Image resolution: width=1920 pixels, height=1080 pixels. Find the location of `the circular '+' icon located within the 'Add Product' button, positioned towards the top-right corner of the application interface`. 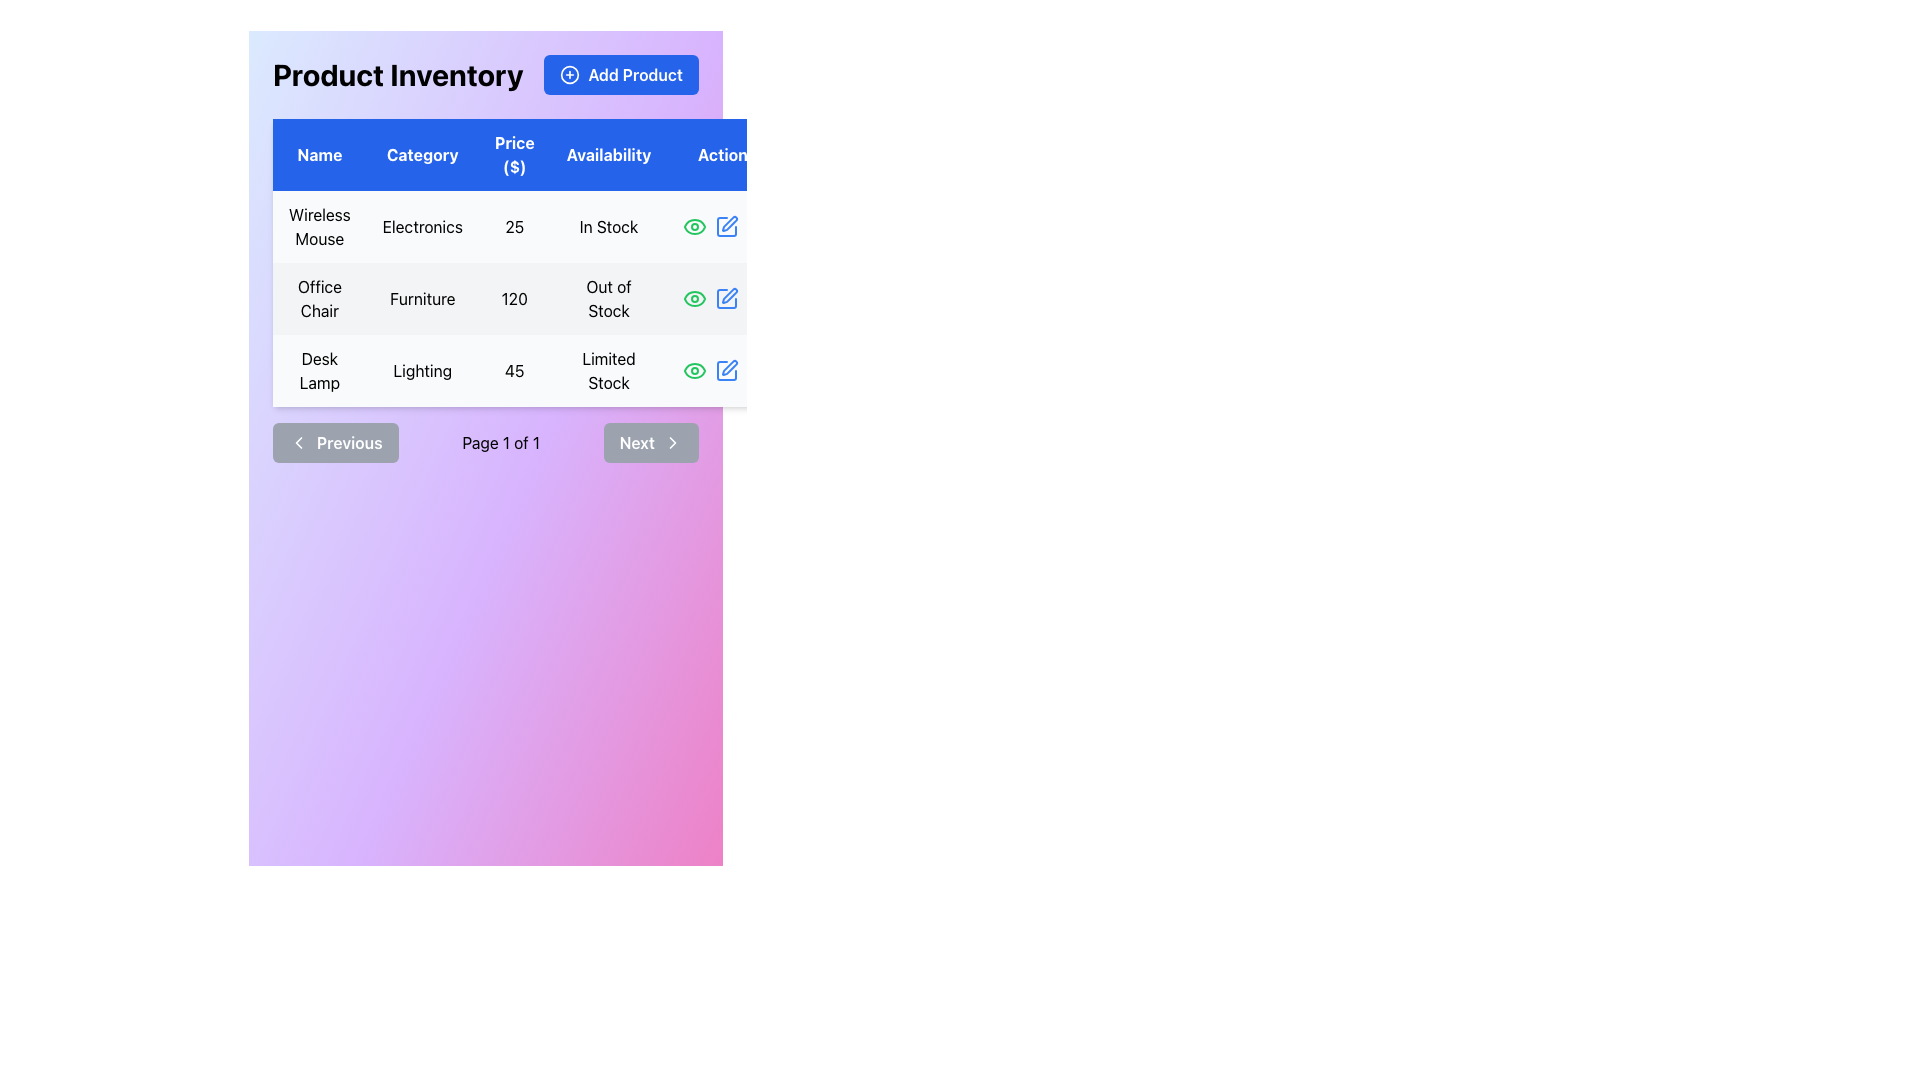

the circular '+' icon located within the 'Add Product' button, positioned towards the top-right corner of the application interface is located at coordinates (569, 73).